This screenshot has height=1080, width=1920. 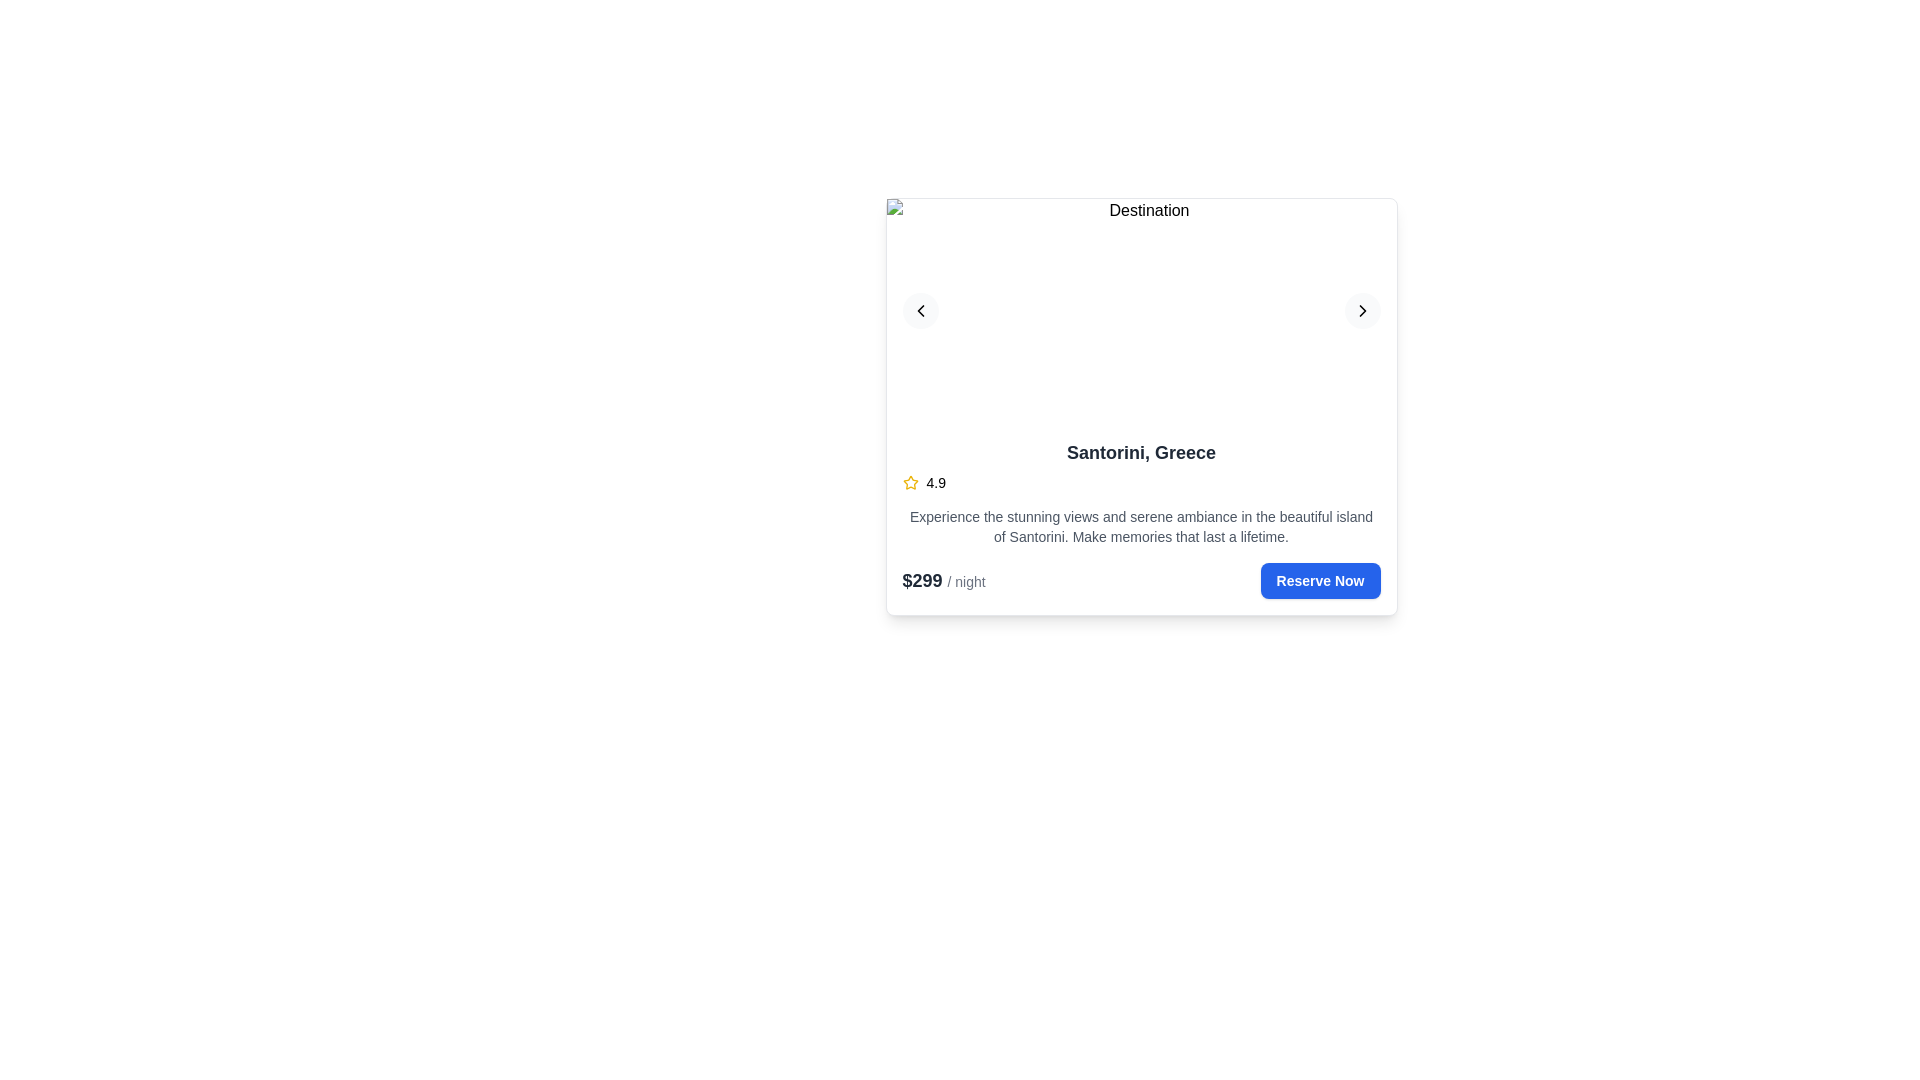 I want to click on the circular button with a gray background and a rightward-pointing chevron icon at its center for interaction, so click(x=1361, y=311).